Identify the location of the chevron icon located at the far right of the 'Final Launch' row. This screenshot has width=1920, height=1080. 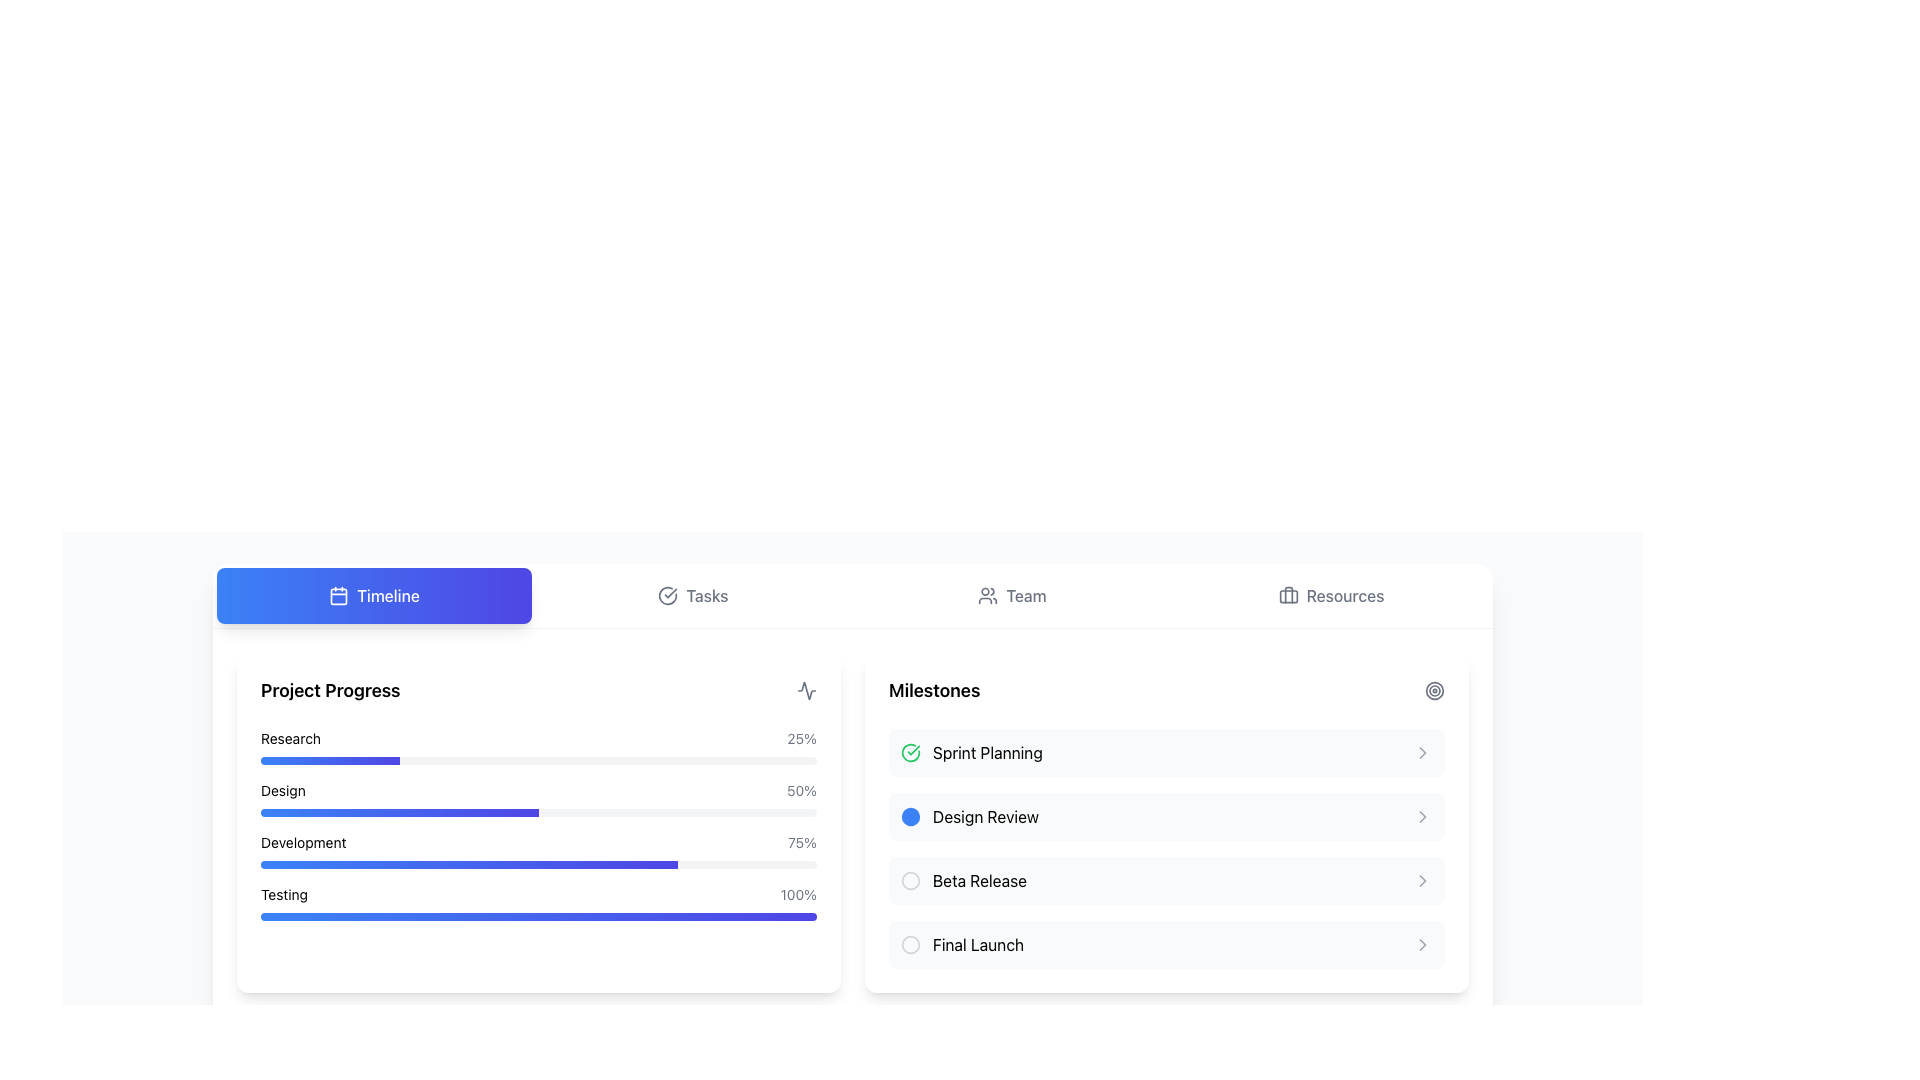
(1421, 945).